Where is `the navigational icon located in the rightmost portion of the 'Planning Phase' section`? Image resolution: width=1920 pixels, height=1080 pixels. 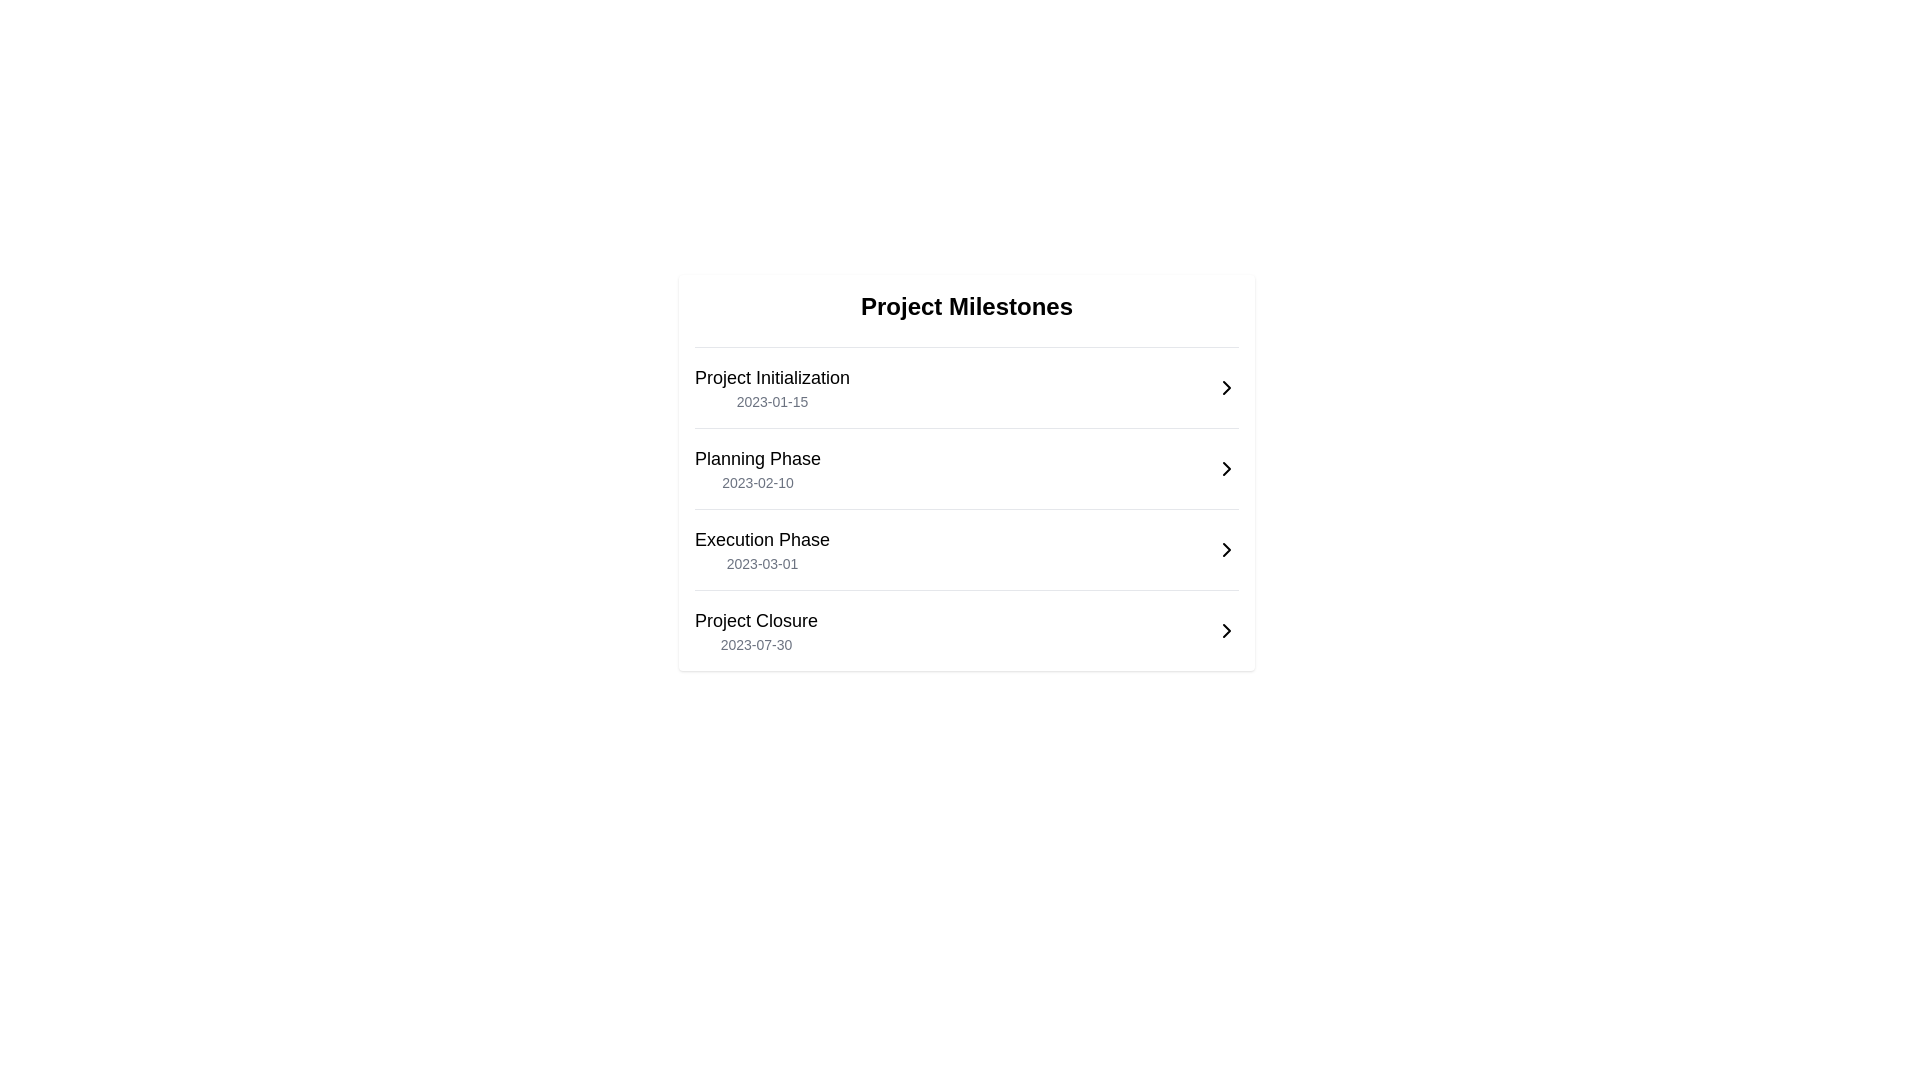 the navigational icon located in the rightmost portion of the 'Planning Phase' section is located at coordinates (1226, 469).